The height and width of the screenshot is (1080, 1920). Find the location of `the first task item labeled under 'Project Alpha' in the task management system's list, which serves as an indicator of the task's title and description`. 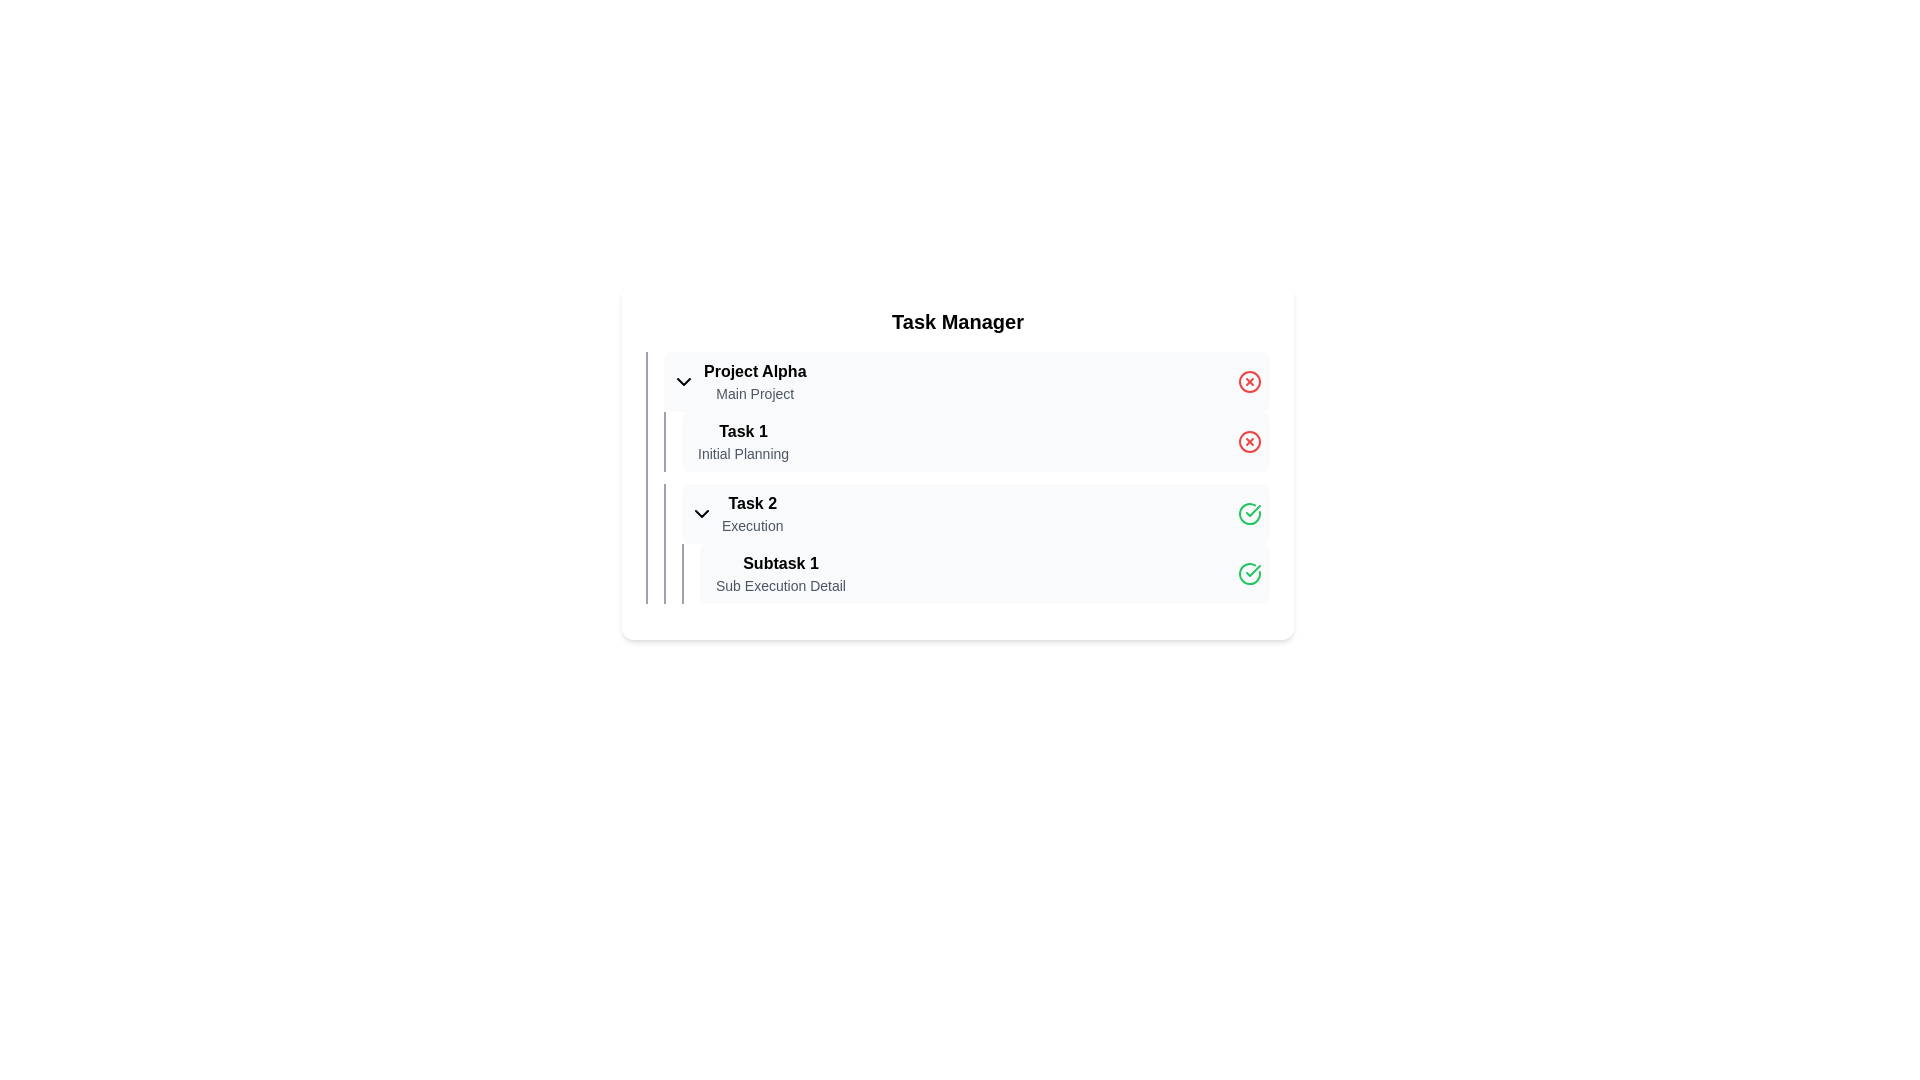

the first task item labeled under 'Project Alpha' in the task management system's list, which serves as an indicator of the task's title and description is located at coordinates (738, 441).